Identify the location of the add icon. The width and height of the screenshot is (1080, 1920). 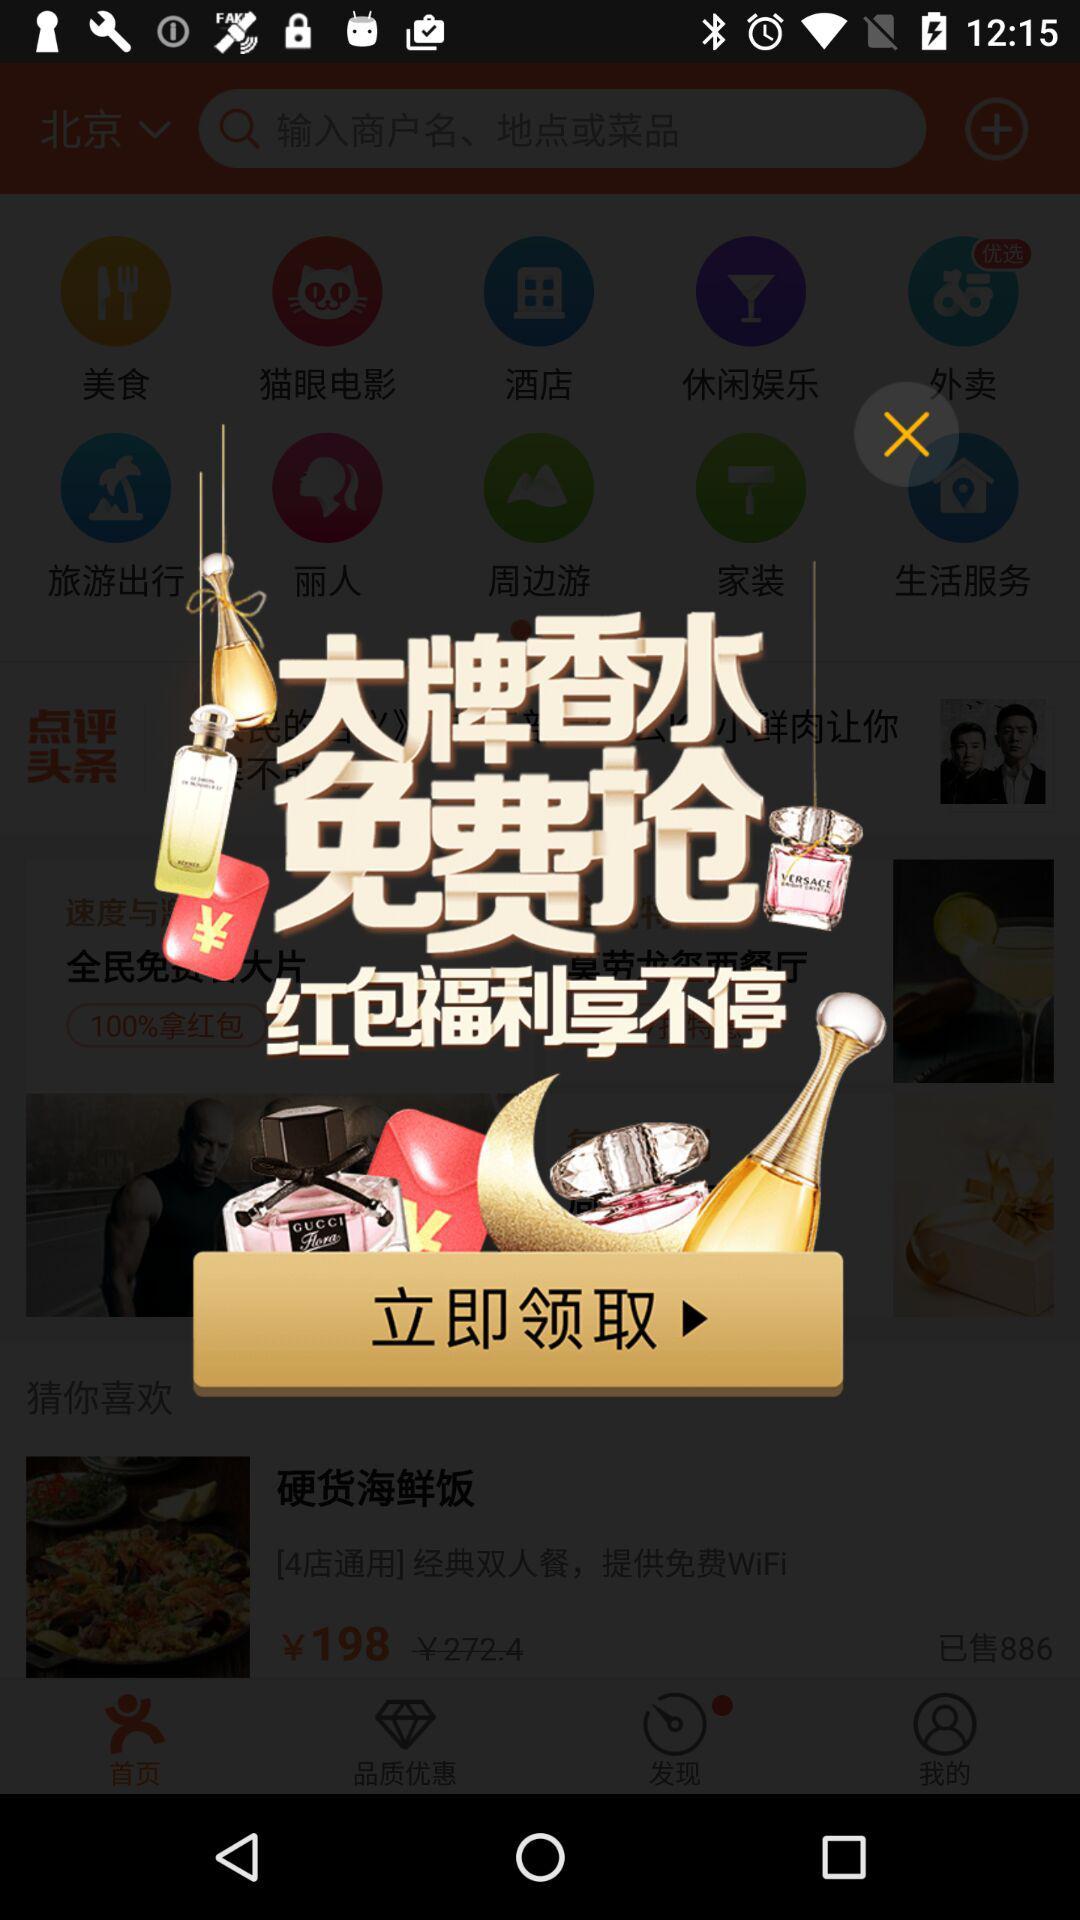
(996, 127).